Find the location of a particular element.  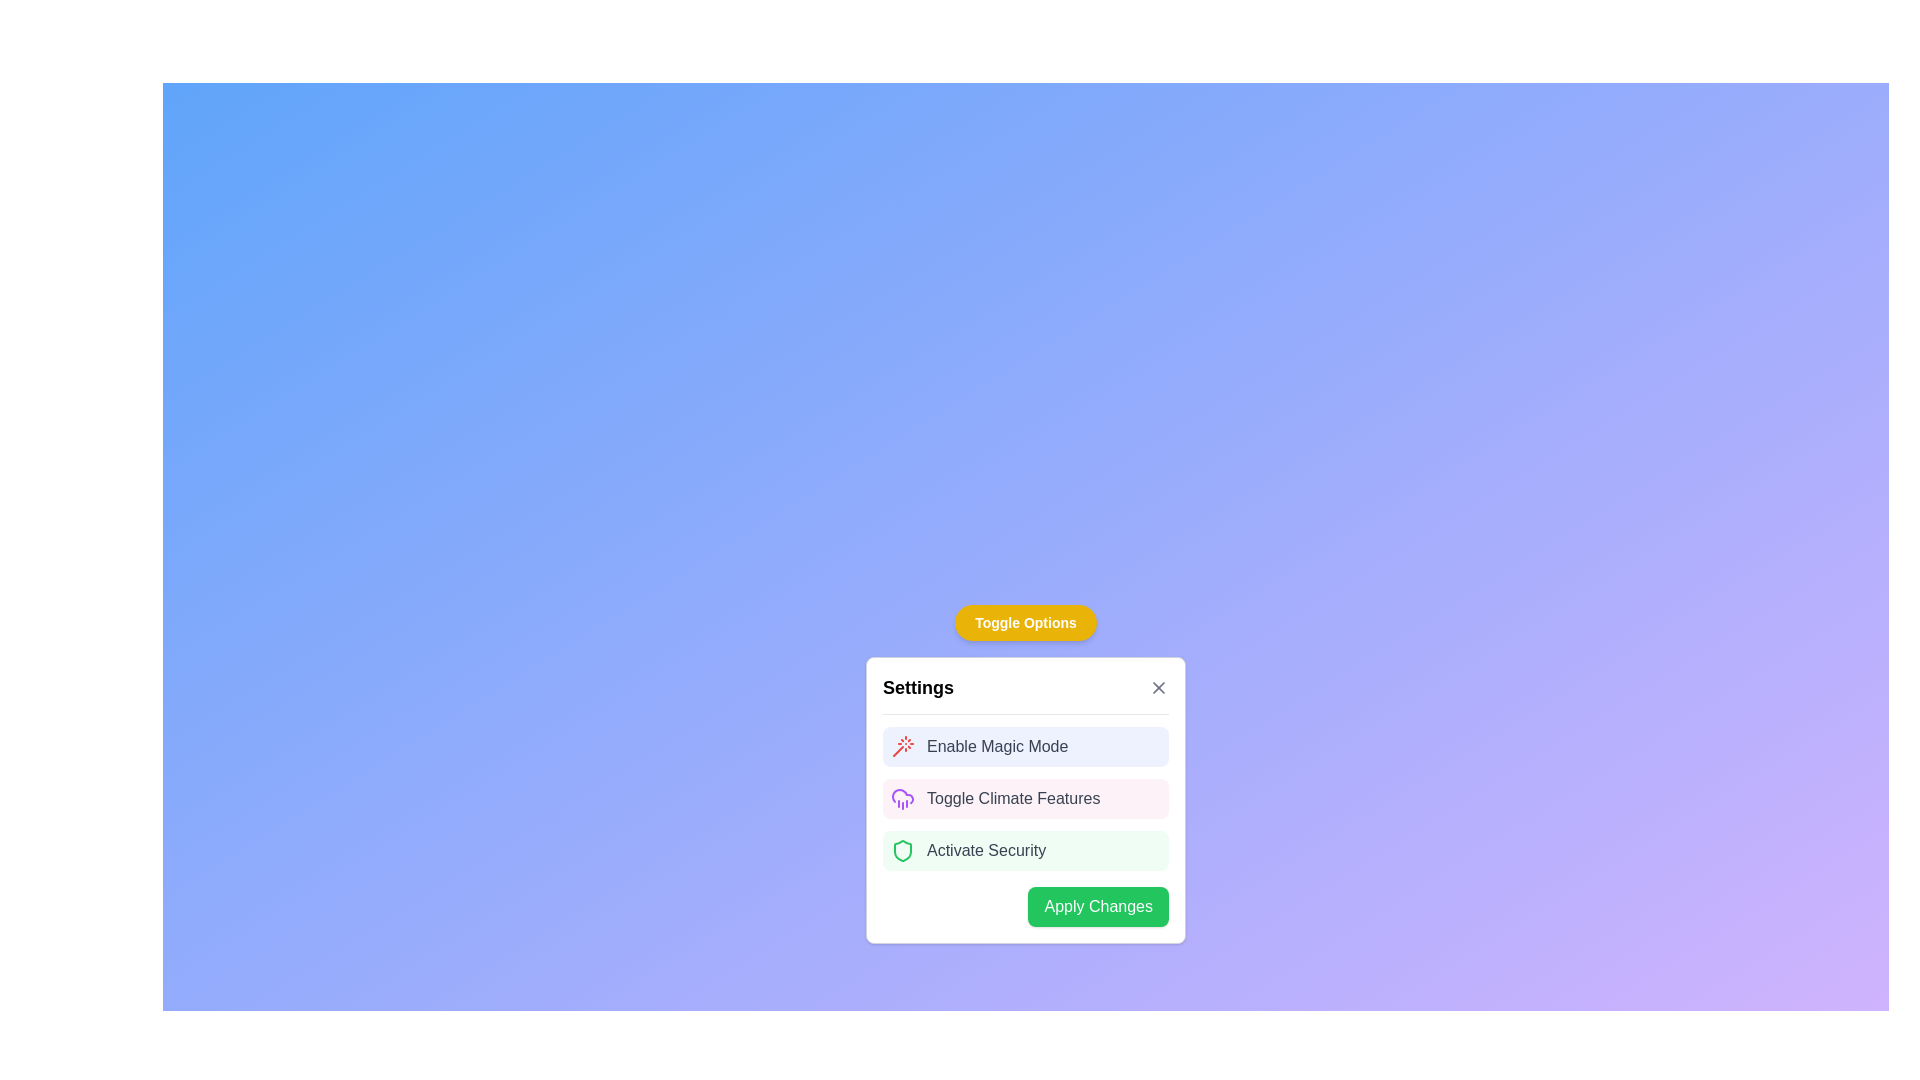

the confirm button located at the bottom-right corner of the 'Settings' modal to apply changes is located at coordinates (1097, 906).